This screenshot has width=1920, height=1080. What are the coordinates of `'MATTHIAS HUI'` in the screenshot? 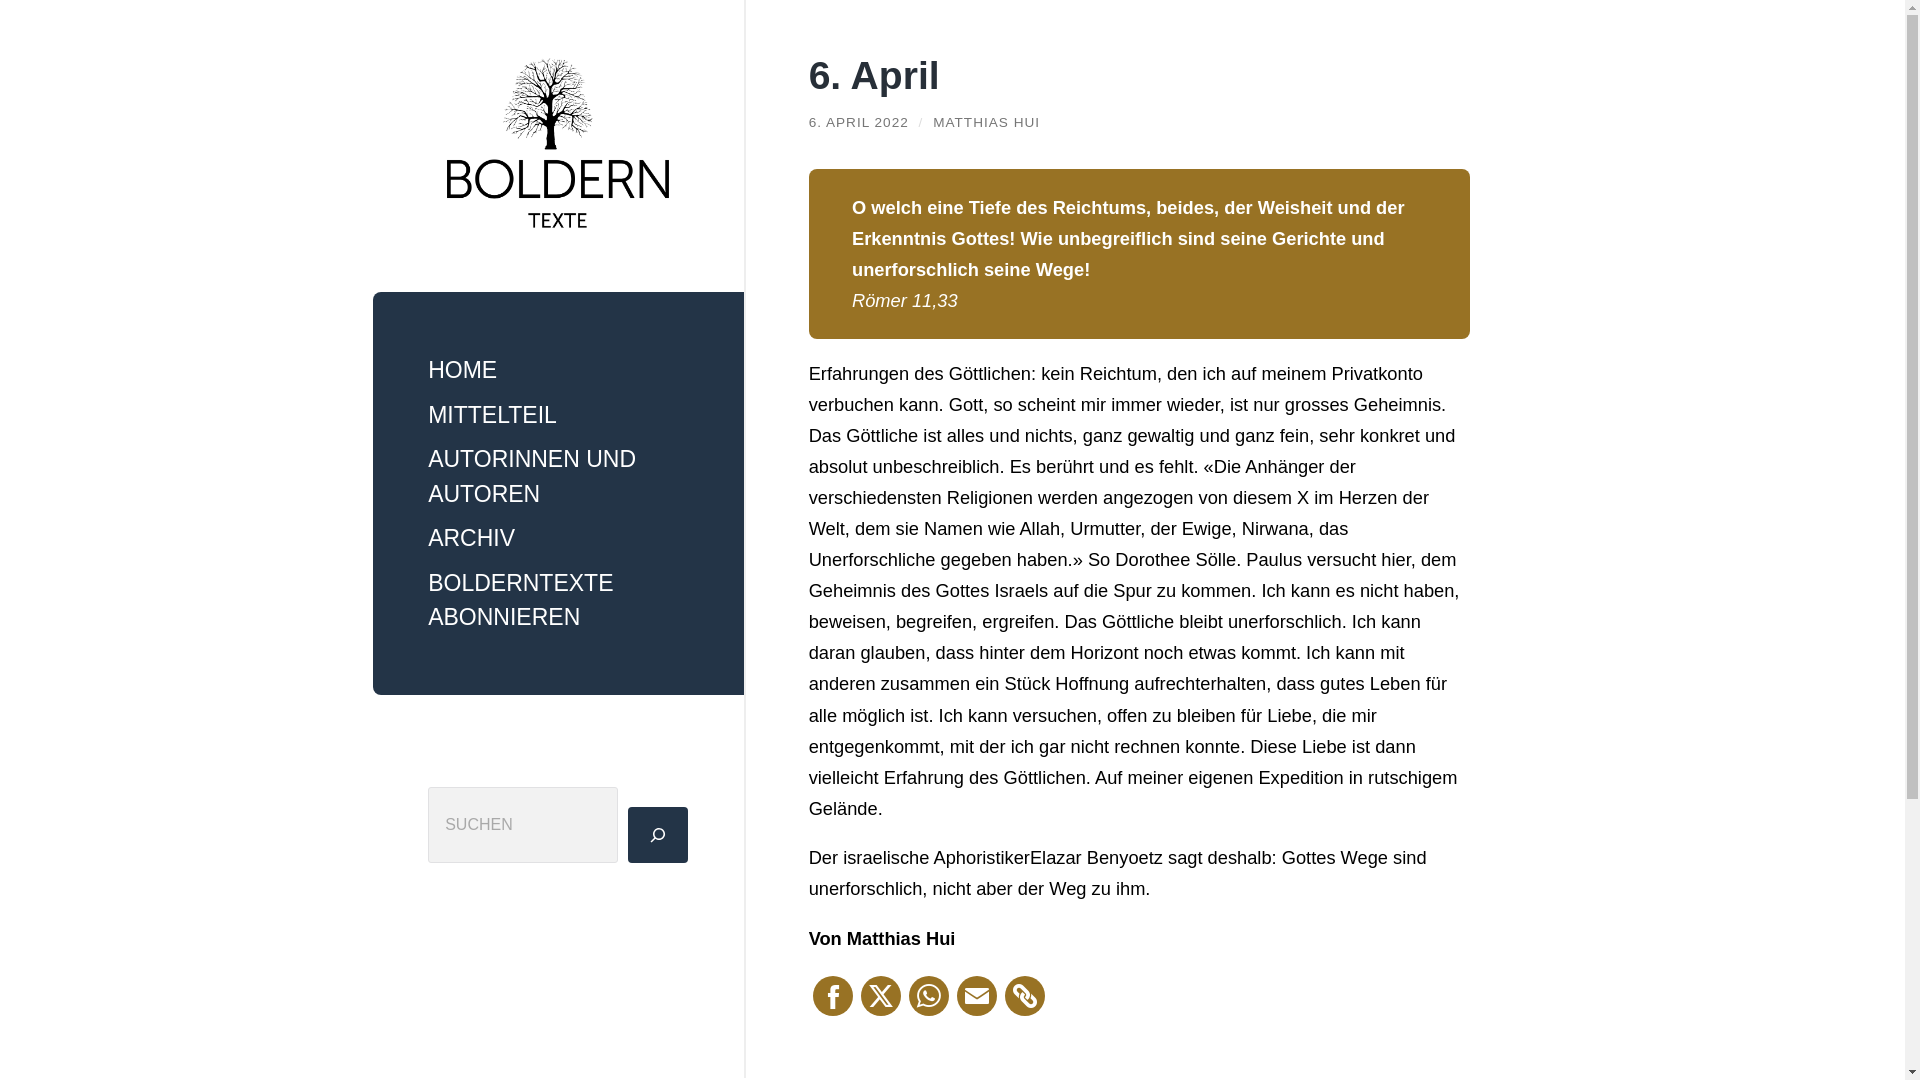 It's located at (986, 122).